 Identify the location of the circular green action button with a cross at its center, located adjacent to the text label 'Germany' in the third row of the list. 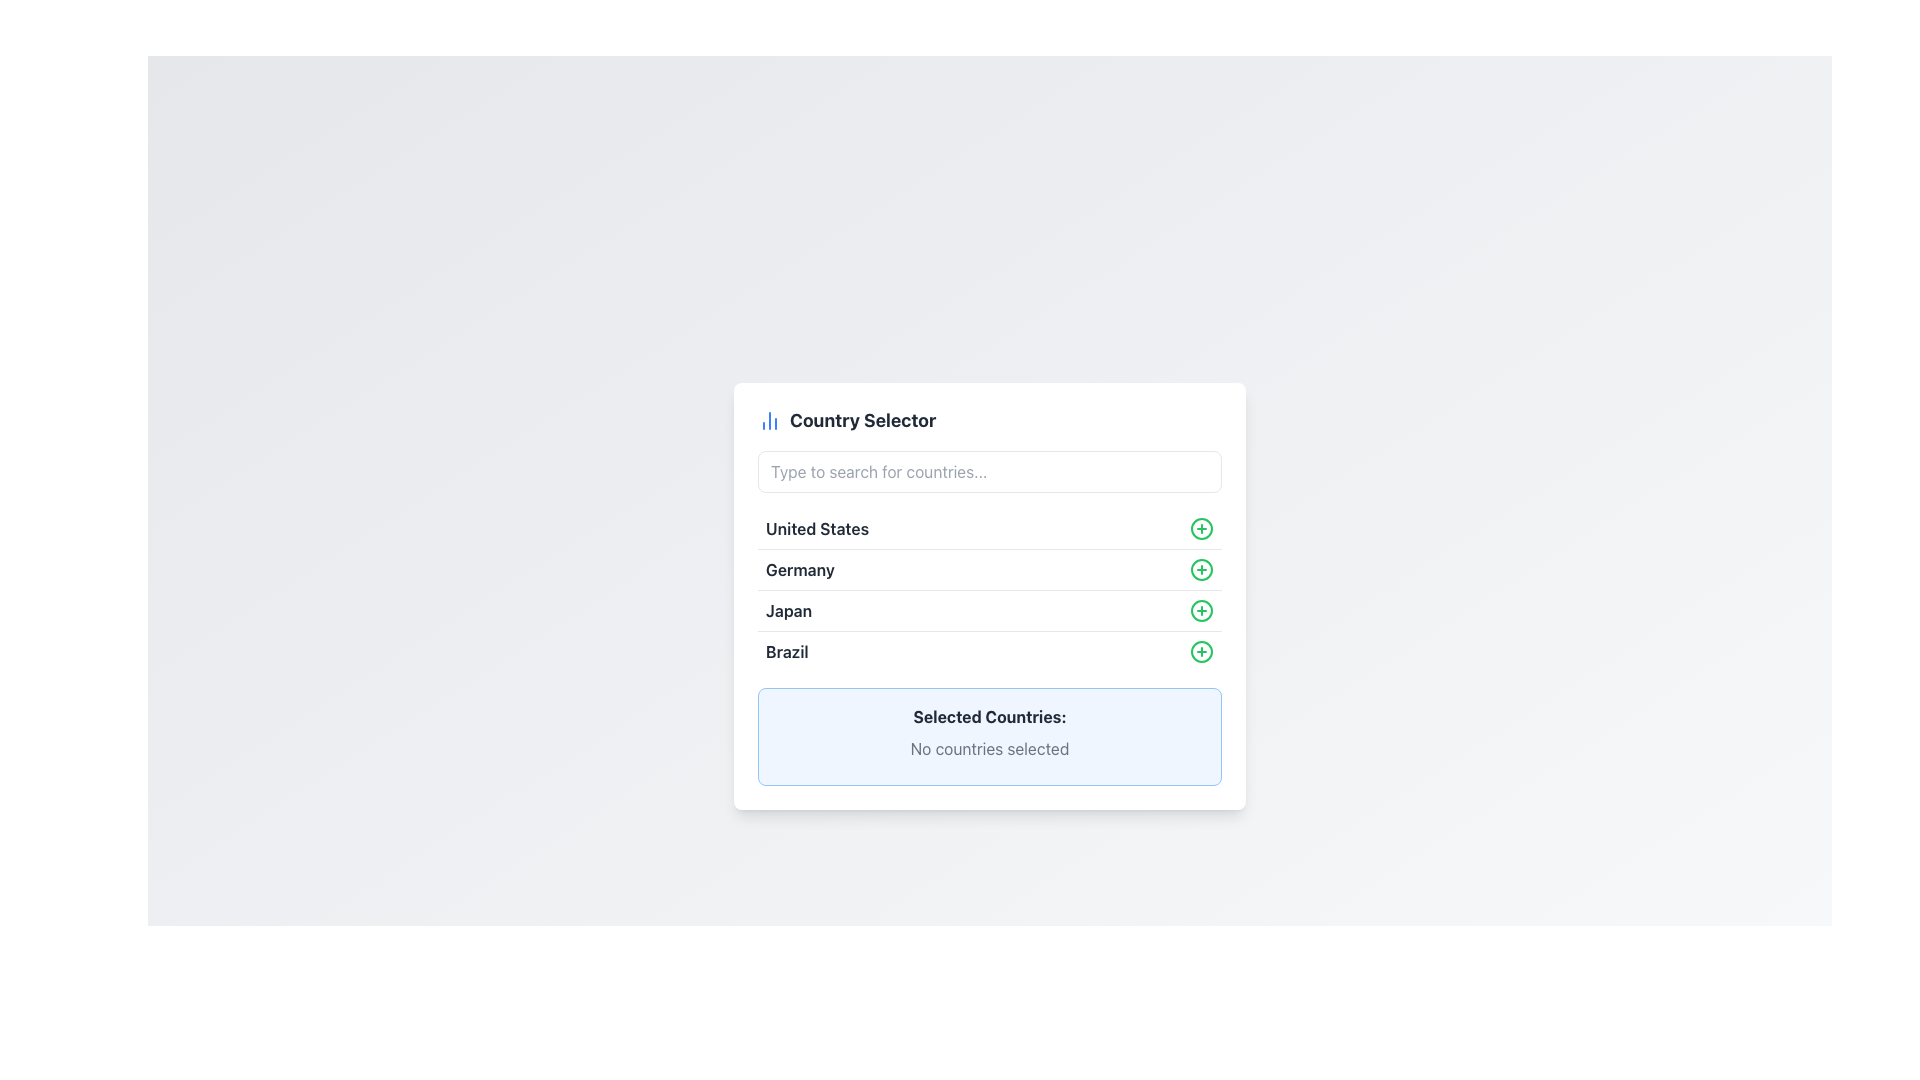
(1200, 569).